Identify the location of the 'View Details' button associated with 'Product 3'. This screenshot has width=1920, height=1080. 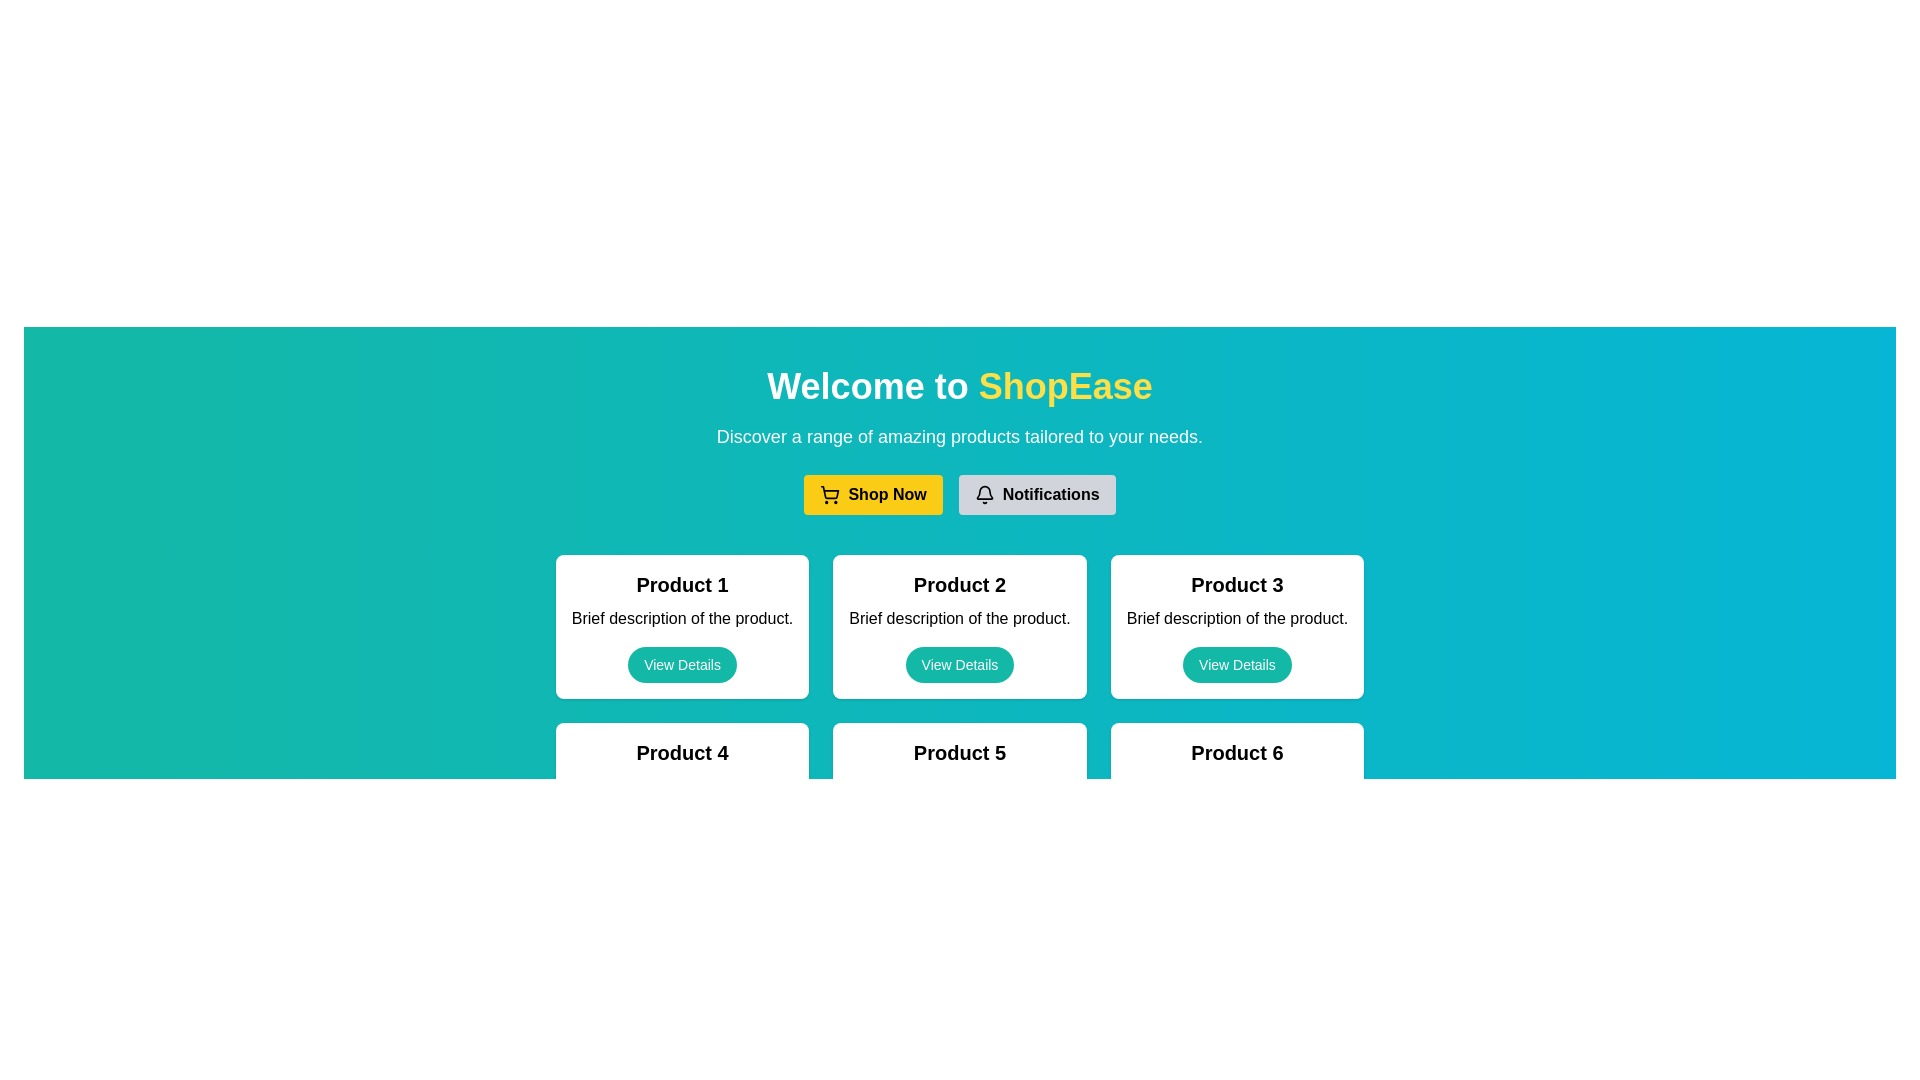
(1236, 664).